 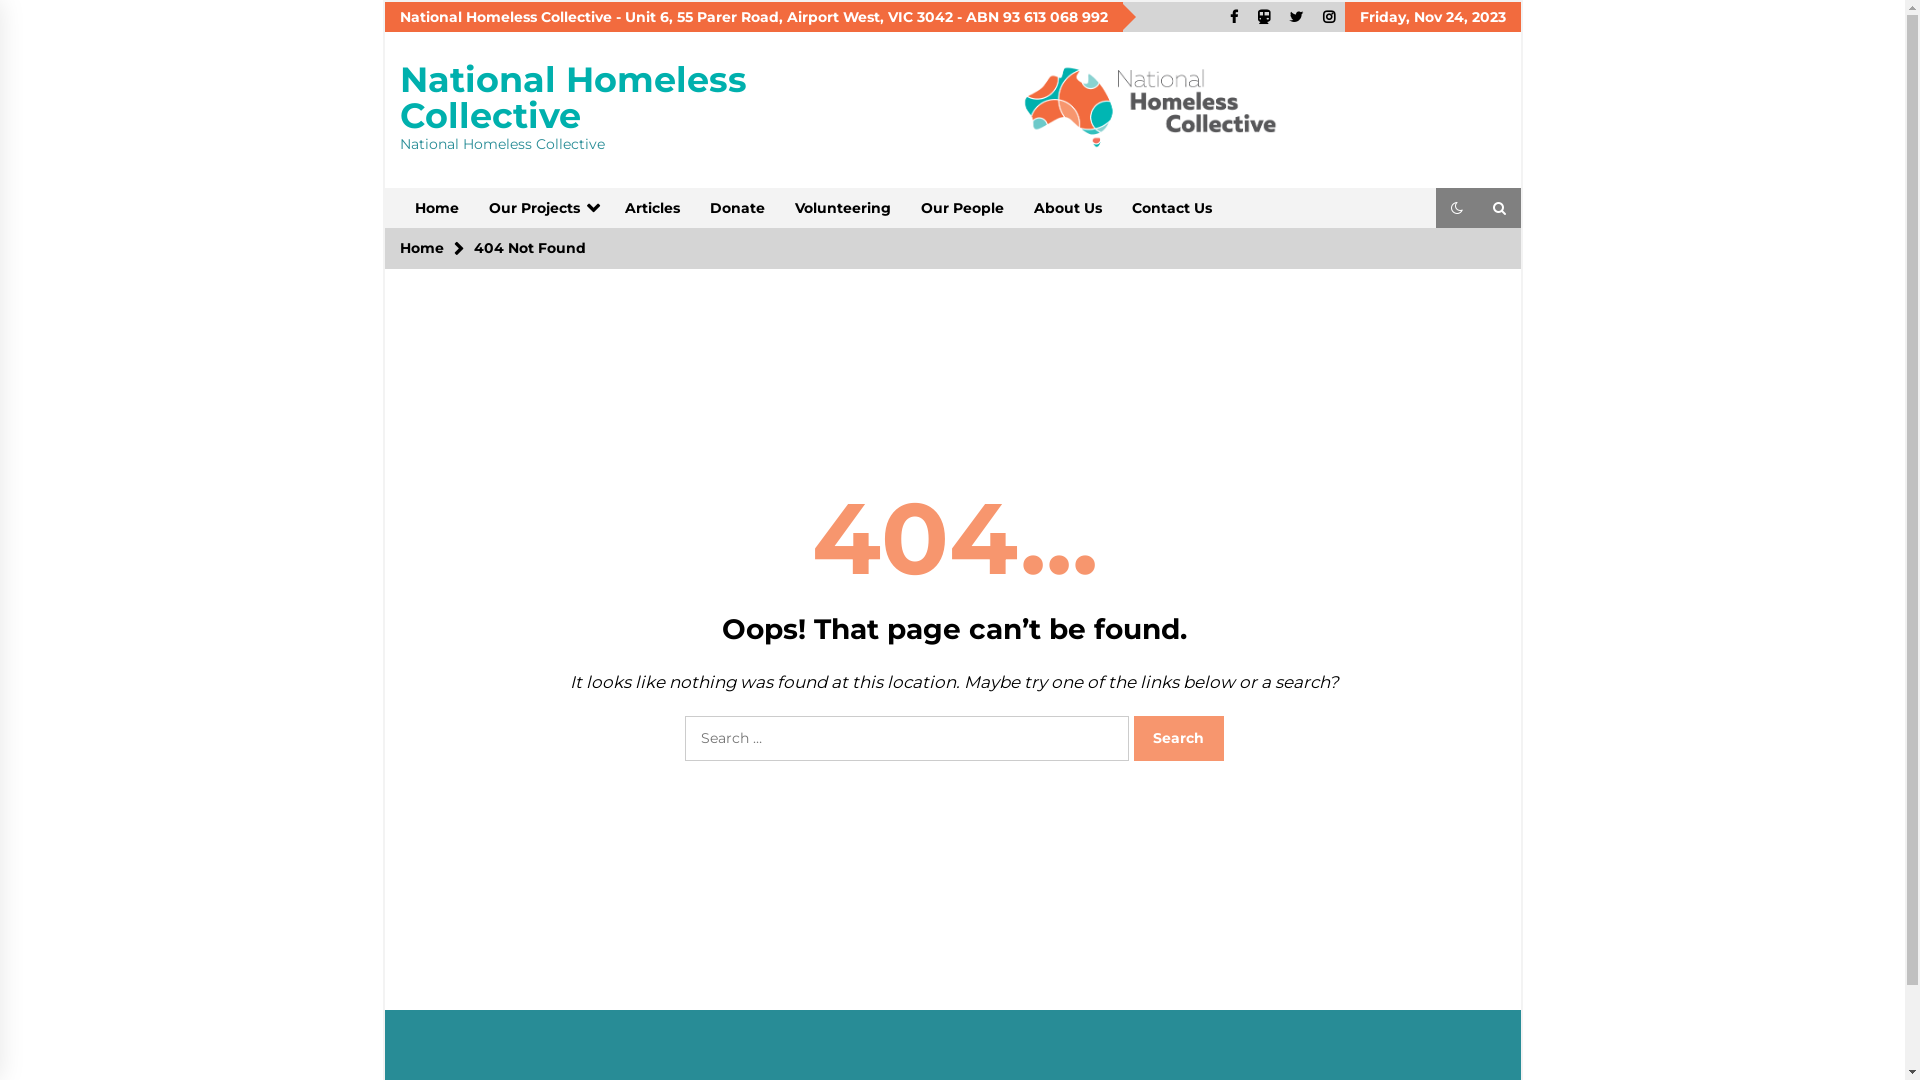 I want to click on 'About Us', so click(x=1065, y=208).